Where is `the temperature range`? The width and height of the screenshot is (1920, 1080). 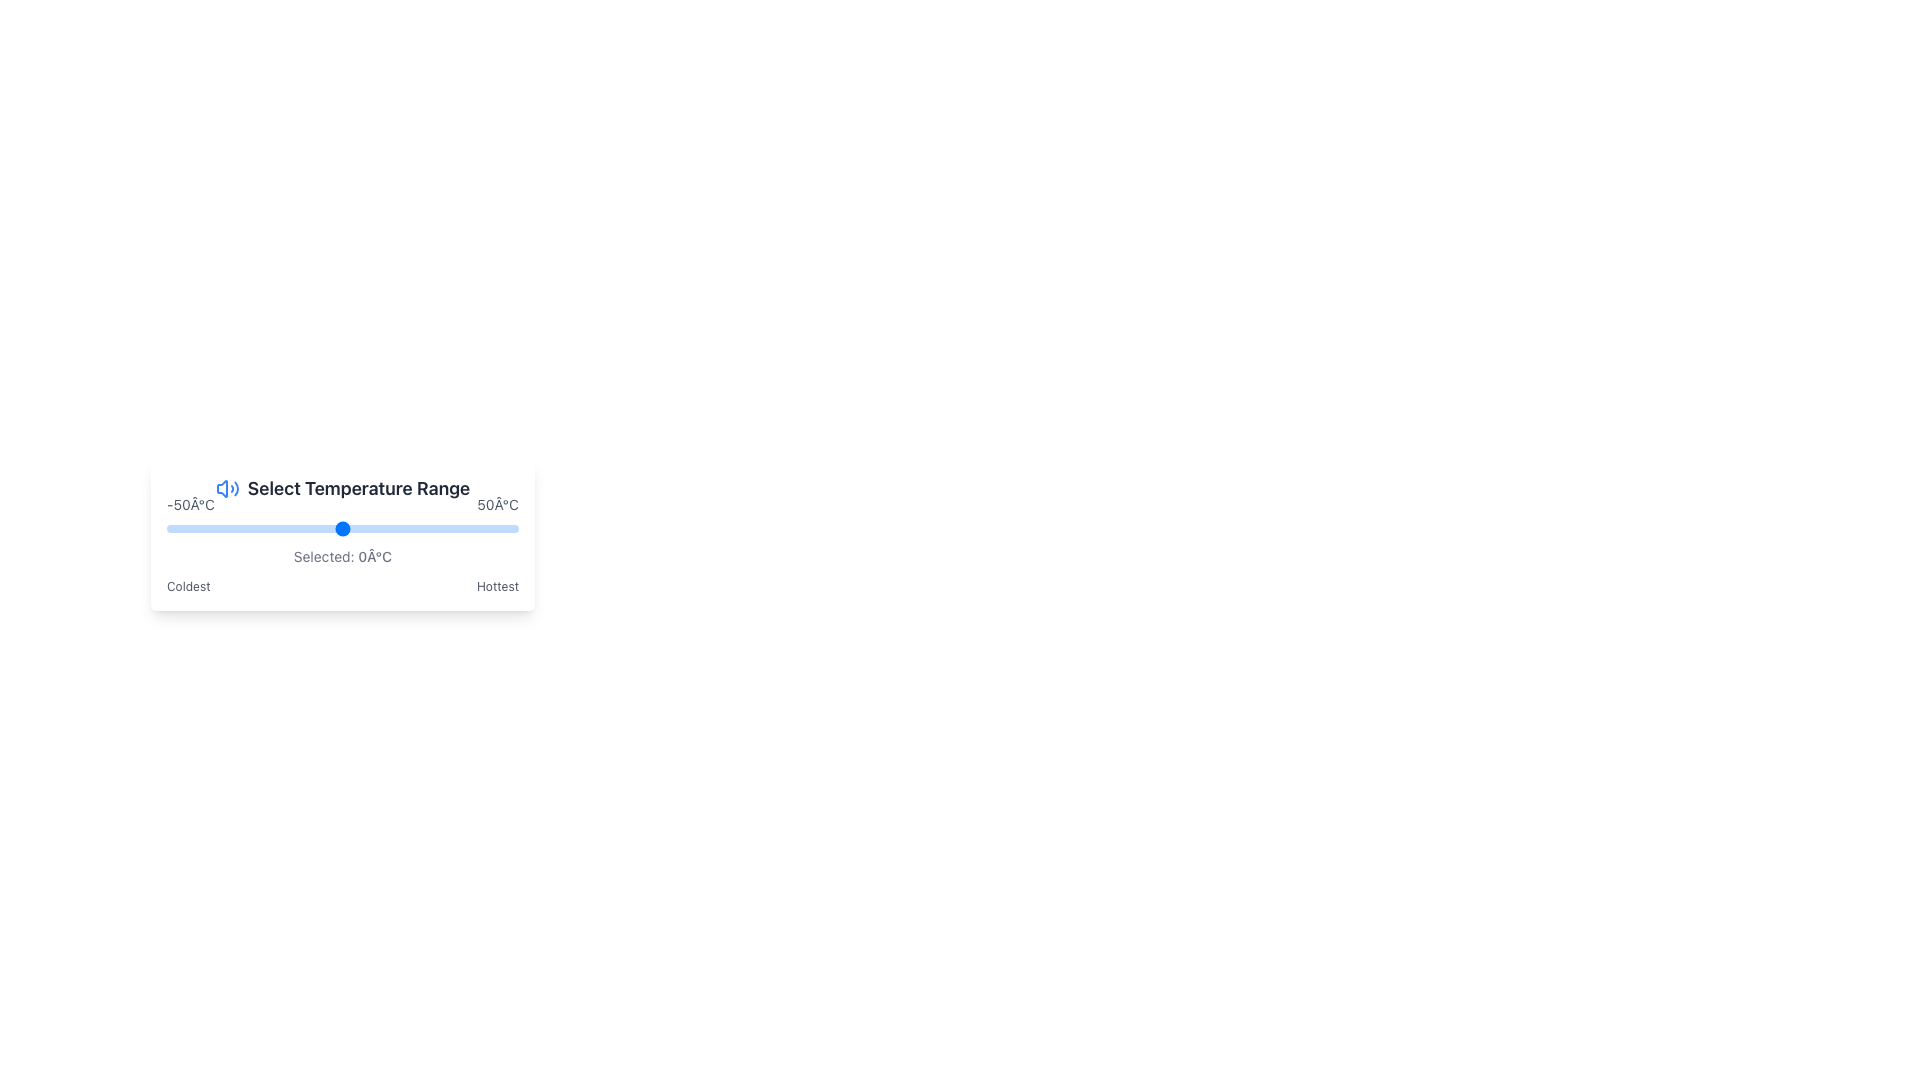
the temperature range is located at coordinates (454, 527).